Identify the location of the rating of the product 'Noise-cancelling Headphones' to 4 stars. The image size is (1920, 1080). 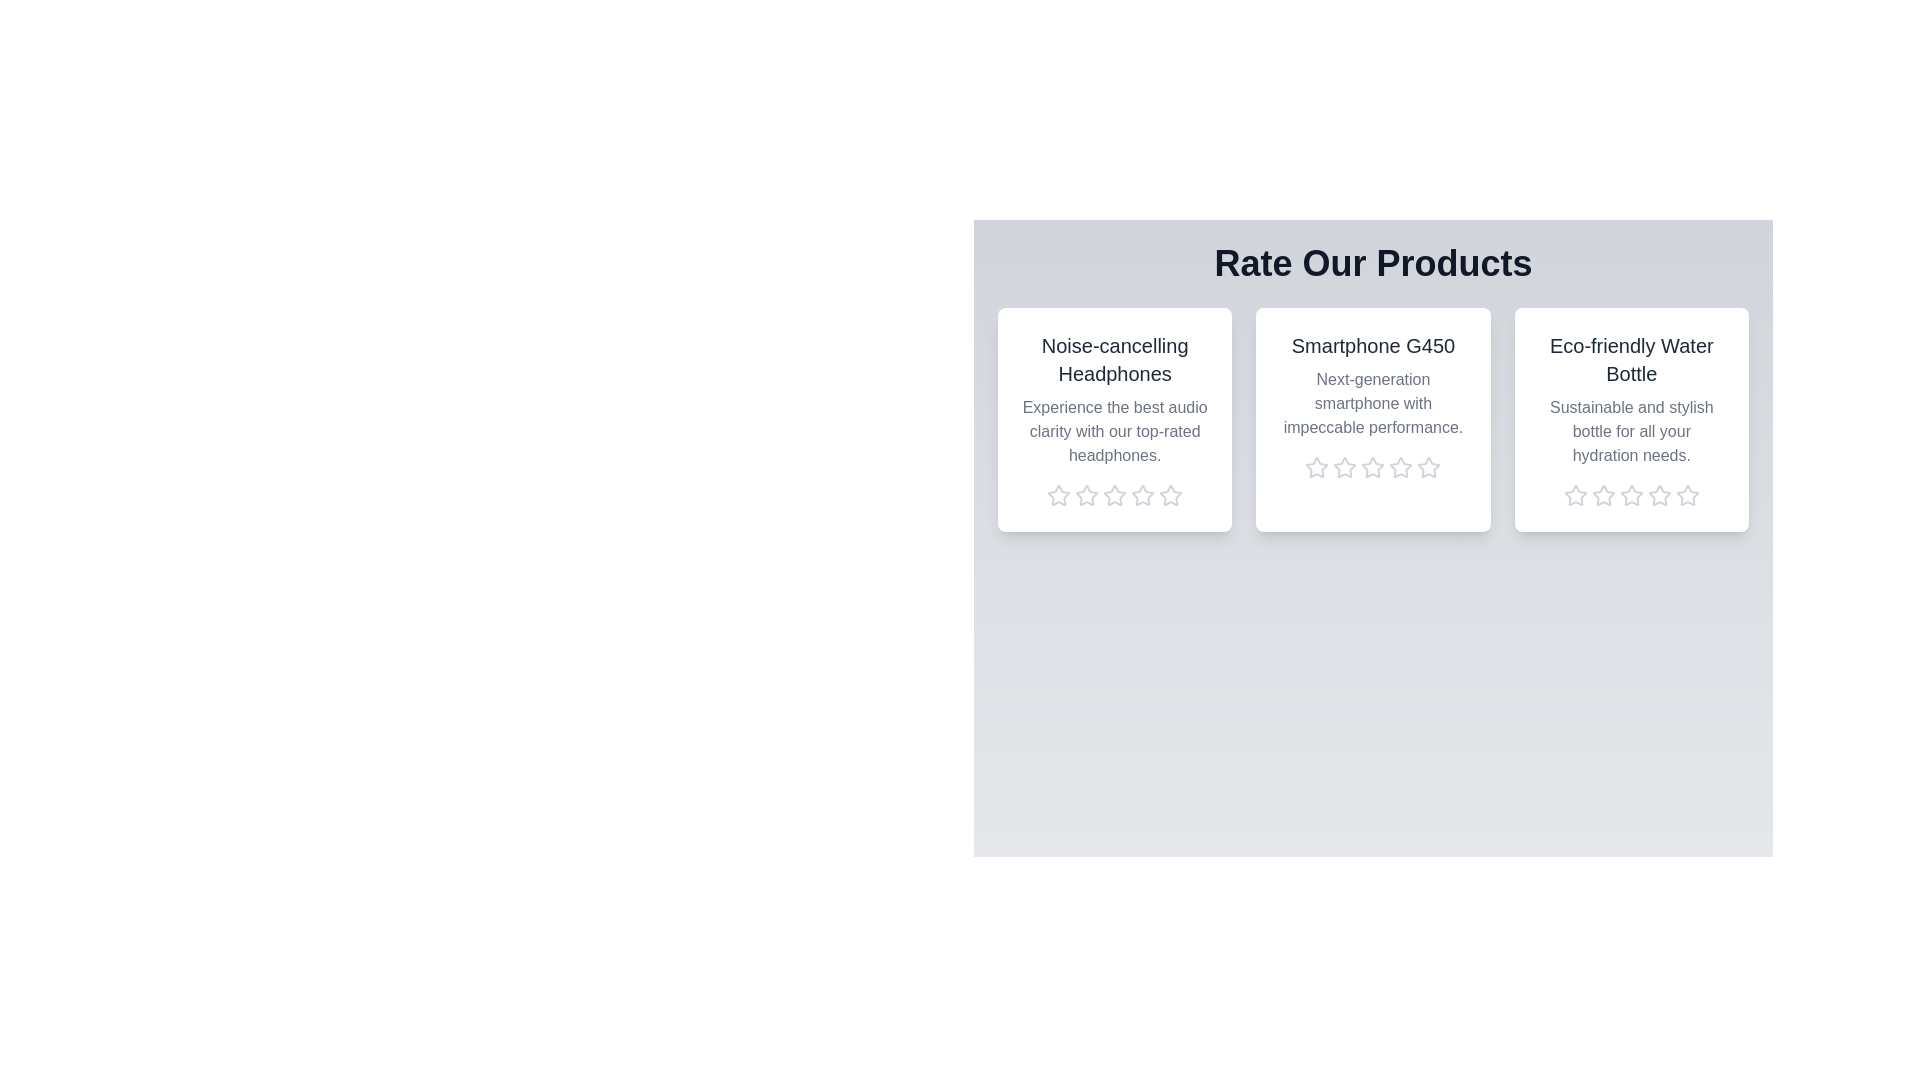
(1142, 495).